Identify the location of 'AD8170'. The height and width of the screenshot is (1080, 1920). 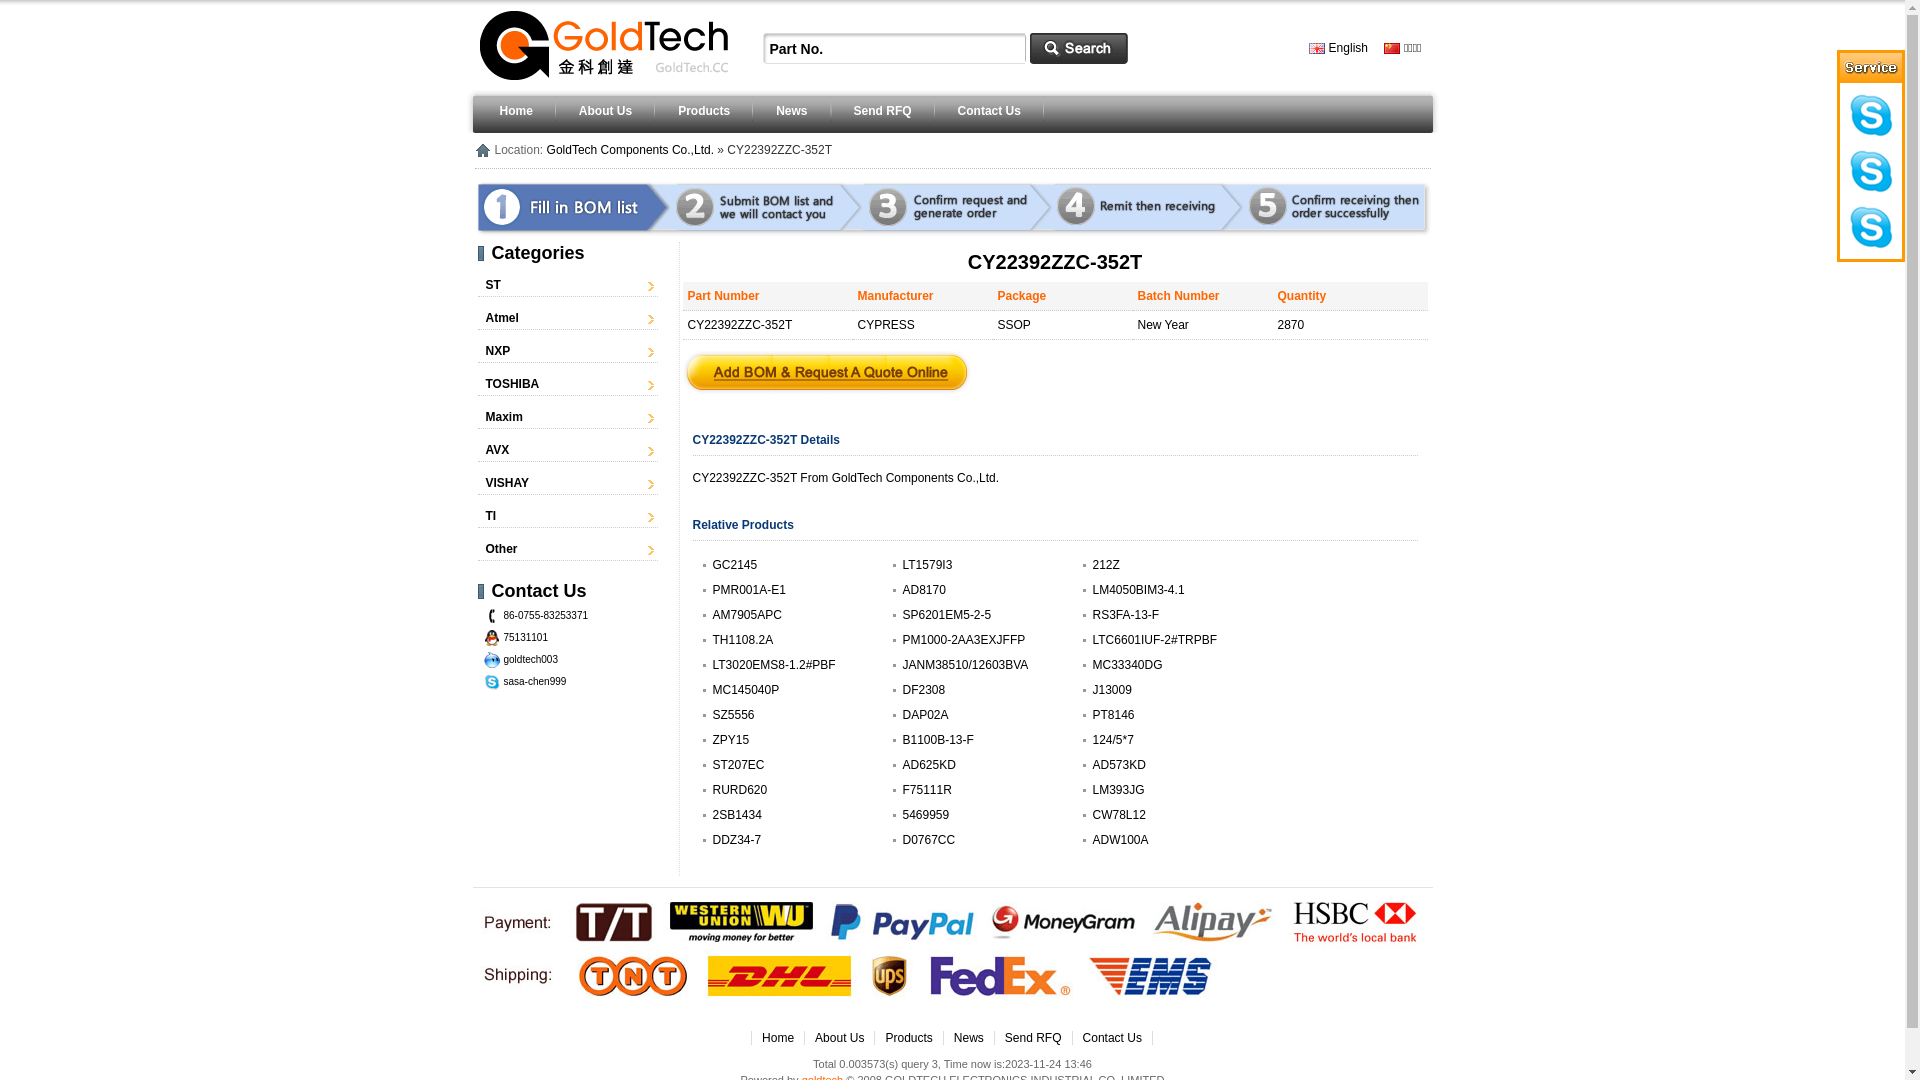
(901, 589).